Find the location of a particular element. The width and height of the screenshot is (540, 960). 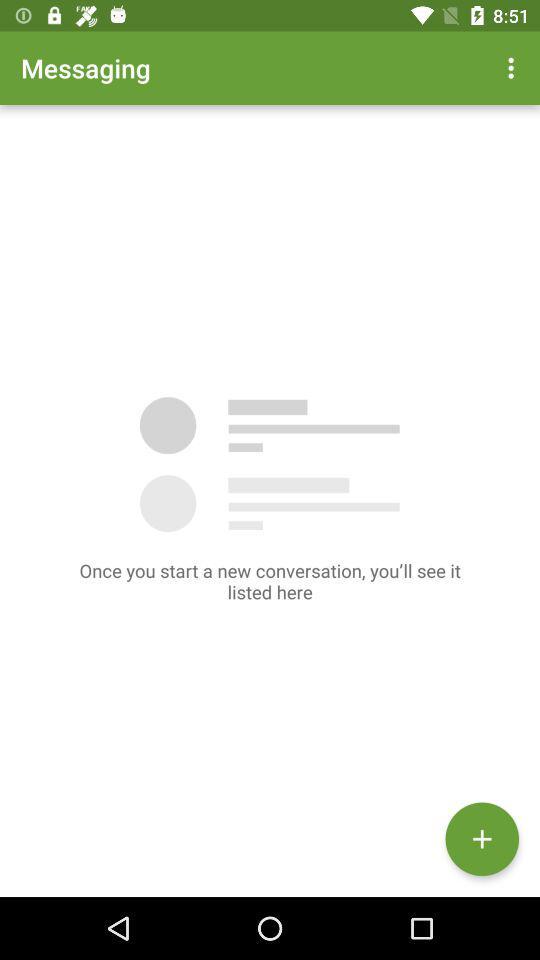

app next to messaging app is located at coordinates (513, 68).